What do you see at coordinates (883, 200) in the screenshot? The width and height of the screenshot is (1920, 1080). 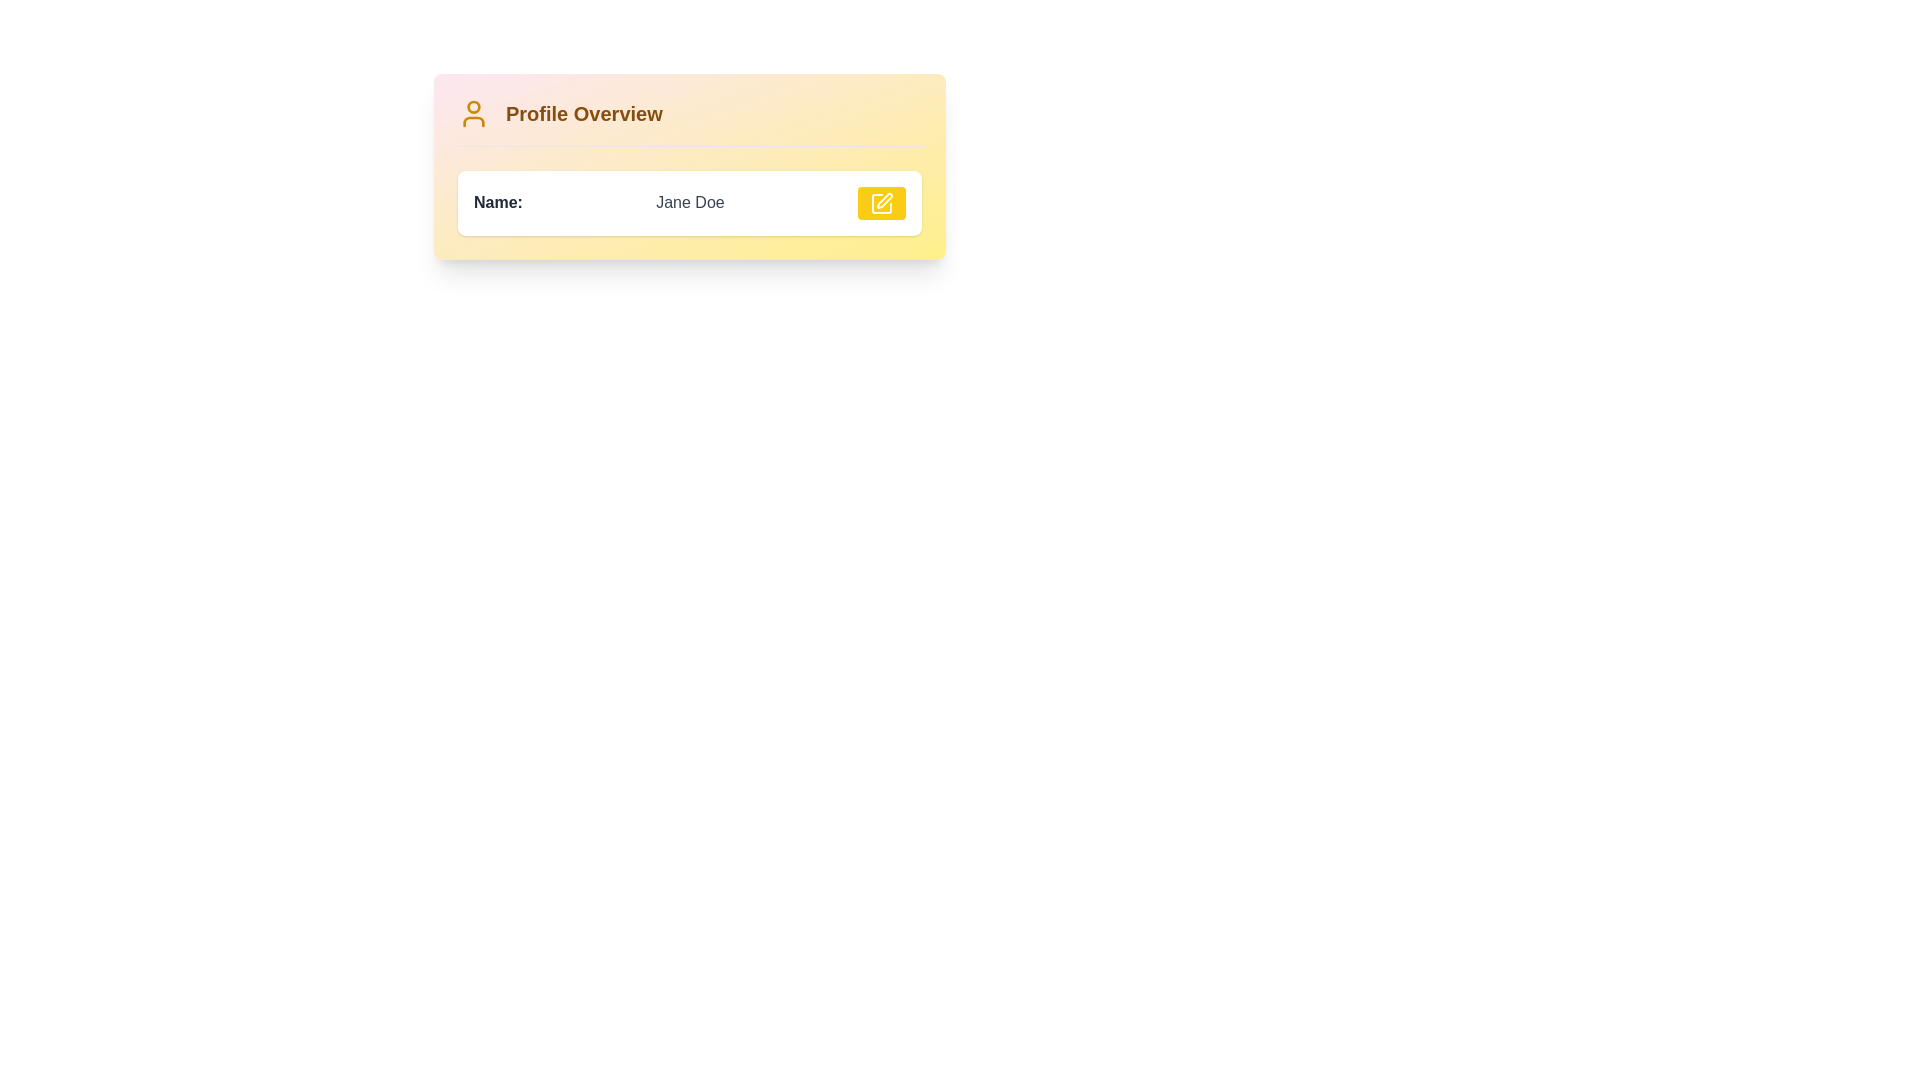 I see `the button with an embedded vector icon of a pen, which is located to the right of the text 'Jane Doe'` at bounding box center [883, 200].